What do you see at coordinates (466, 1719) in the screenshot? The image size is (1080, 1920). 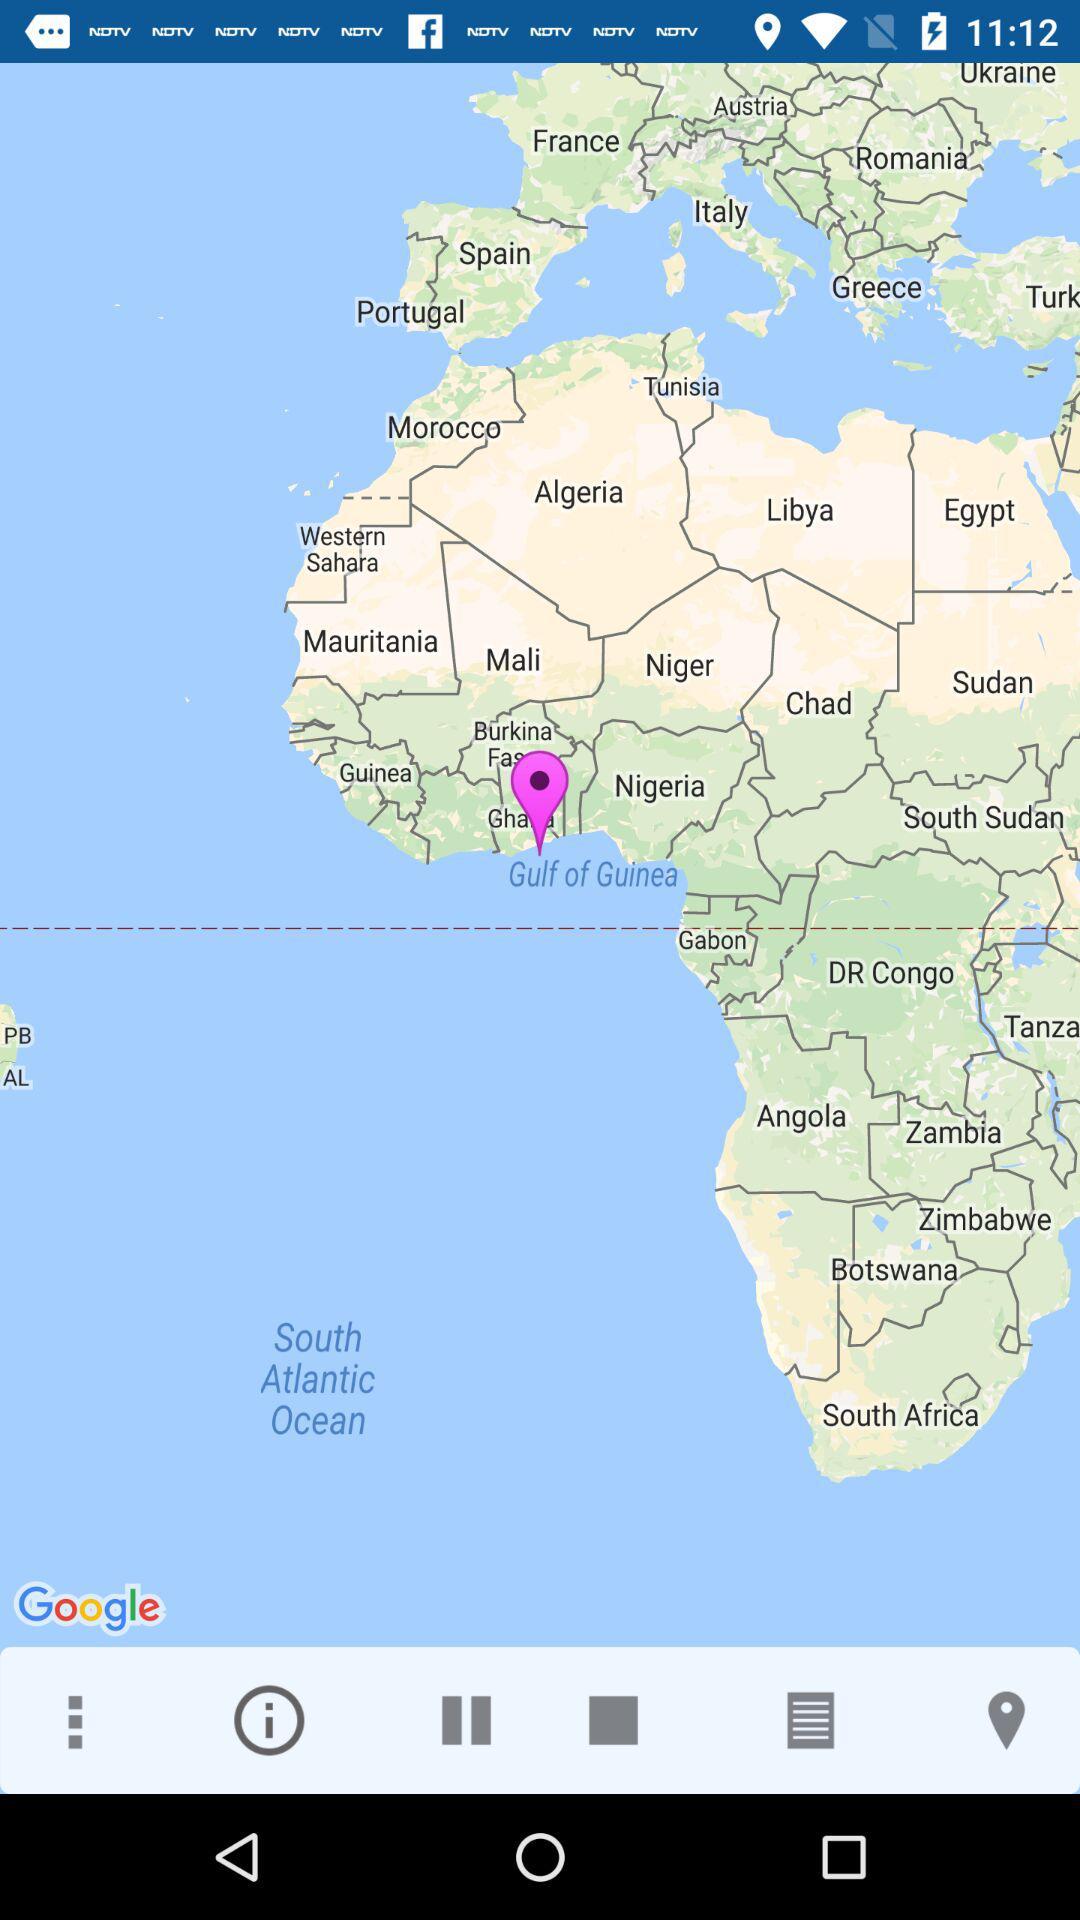 I see `the pause icon` at bounding box center [466, 1719].